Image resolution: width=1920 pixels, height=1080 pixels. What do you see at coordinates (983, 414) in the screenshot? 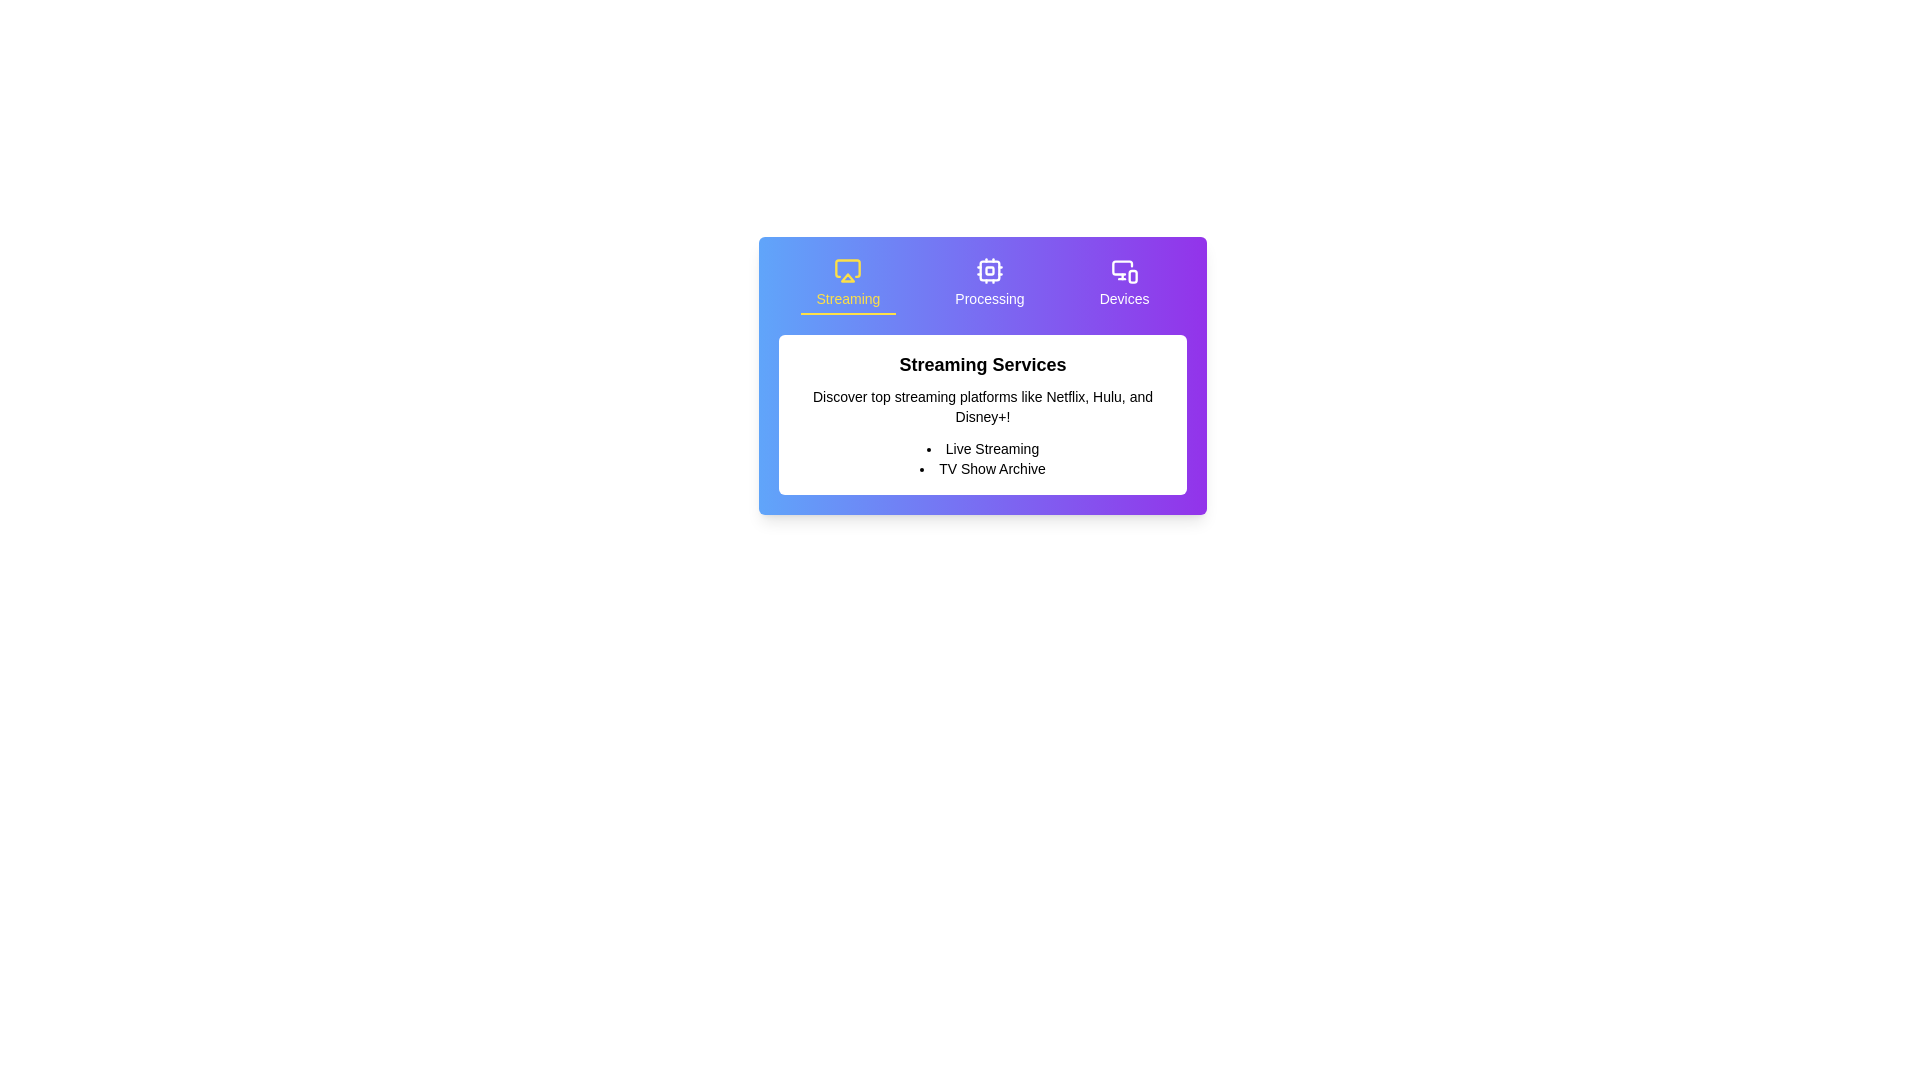
I see `the Informational text block that presents information about streaming services, featuring a bold title 'Streaming Services', descriptive text about platforms like Netflix, Hulu, and Disney+, and a bullet-point list mentioning 'Live Streaming' and 'TV Show Archive'` at bounding box center [983, 414].